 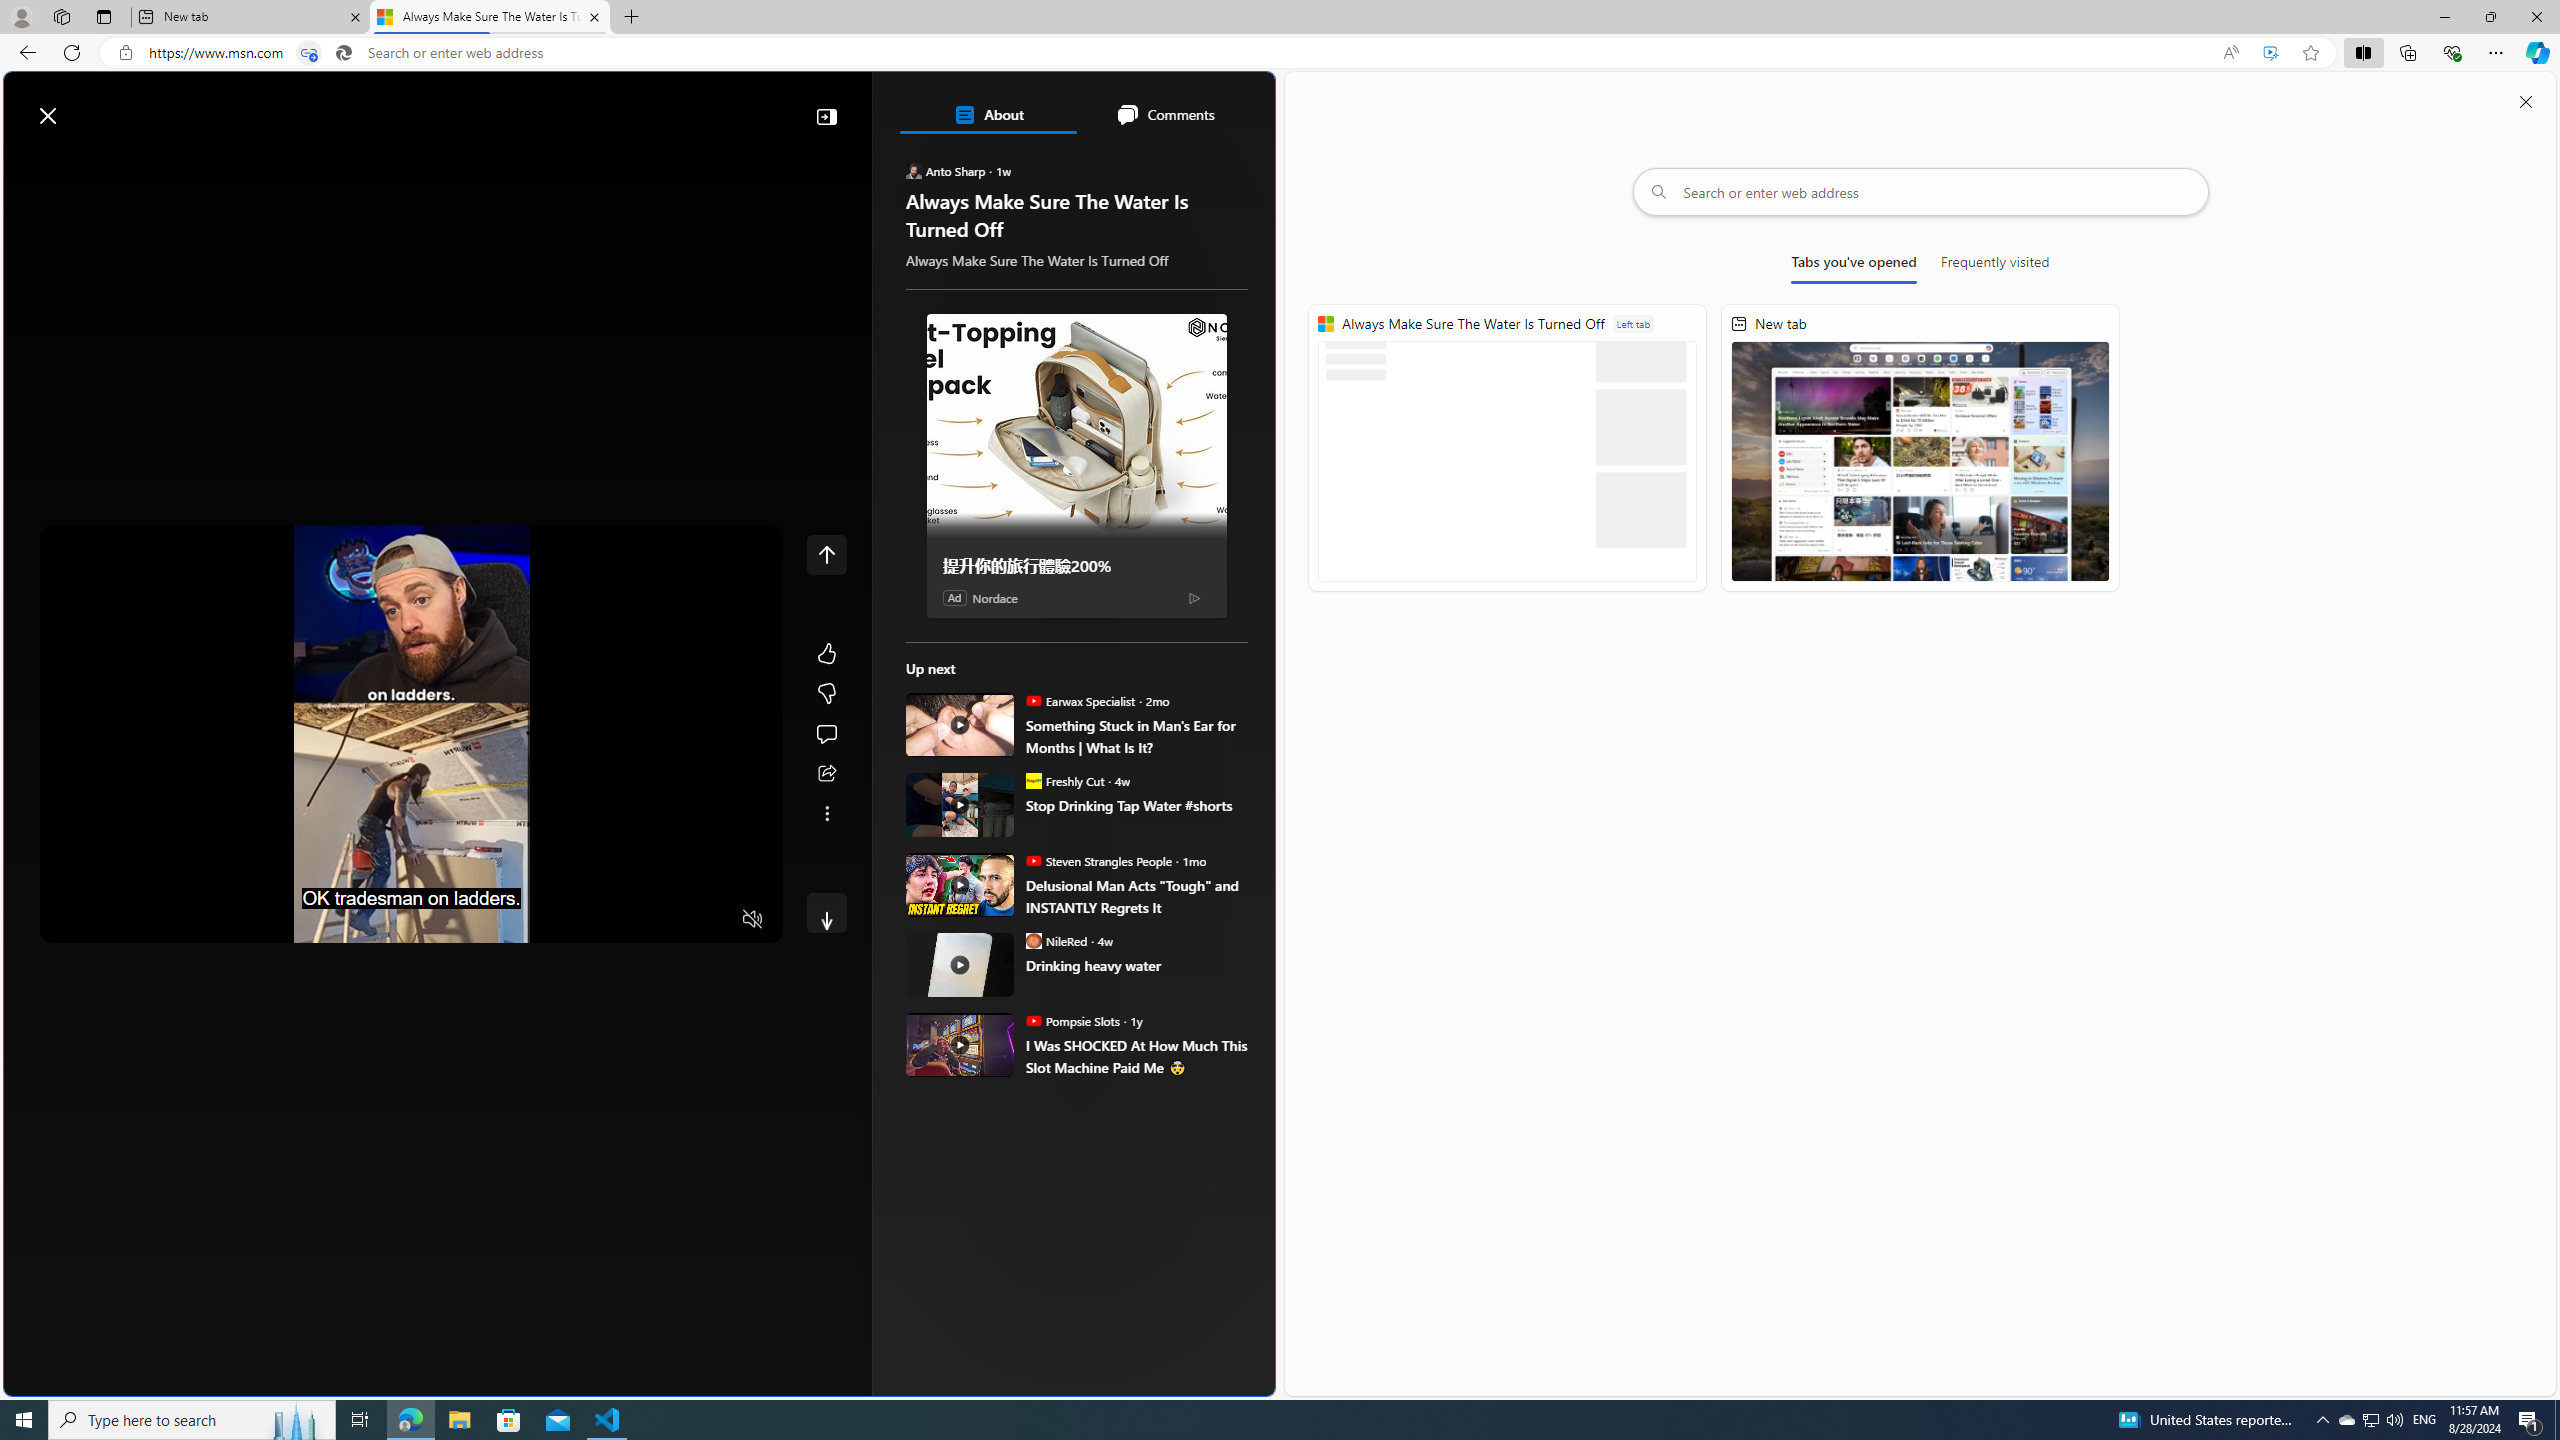 I want to click on 'Split screen', so click(x=2364, y=51).